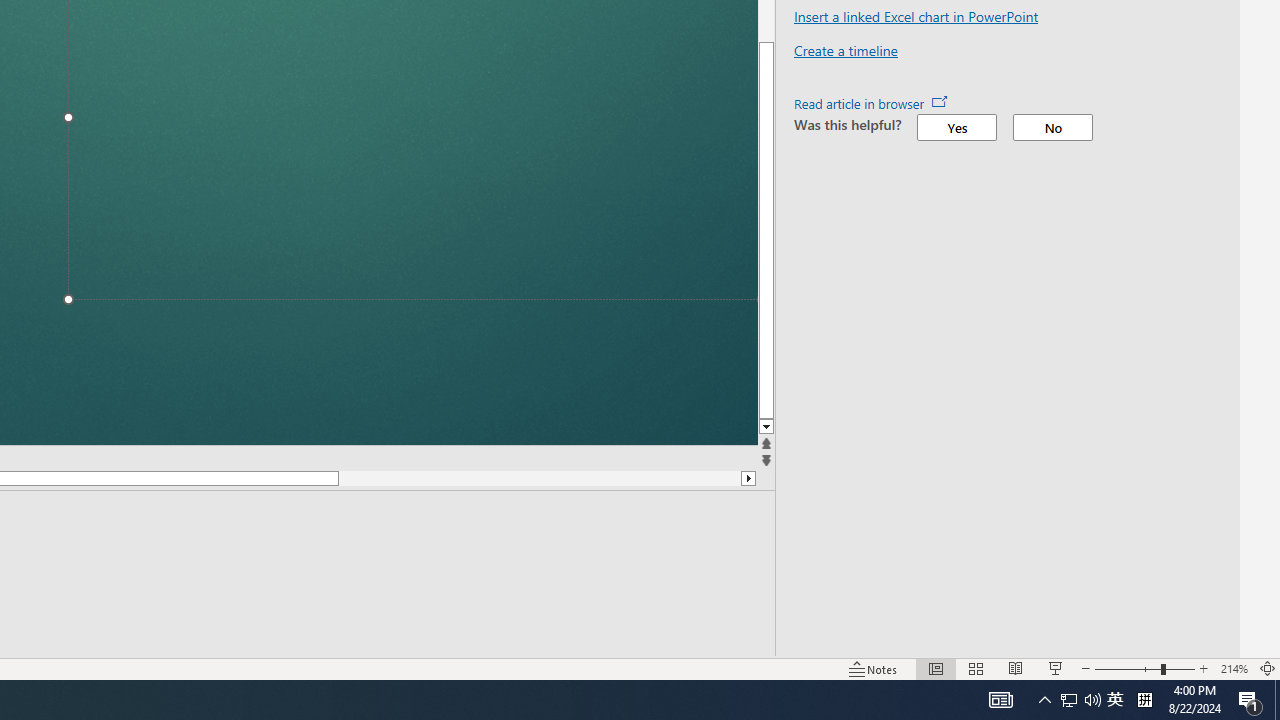  Describe the element at coordinates (1051, 127) in the screenshot. I see `'No'` at that location.